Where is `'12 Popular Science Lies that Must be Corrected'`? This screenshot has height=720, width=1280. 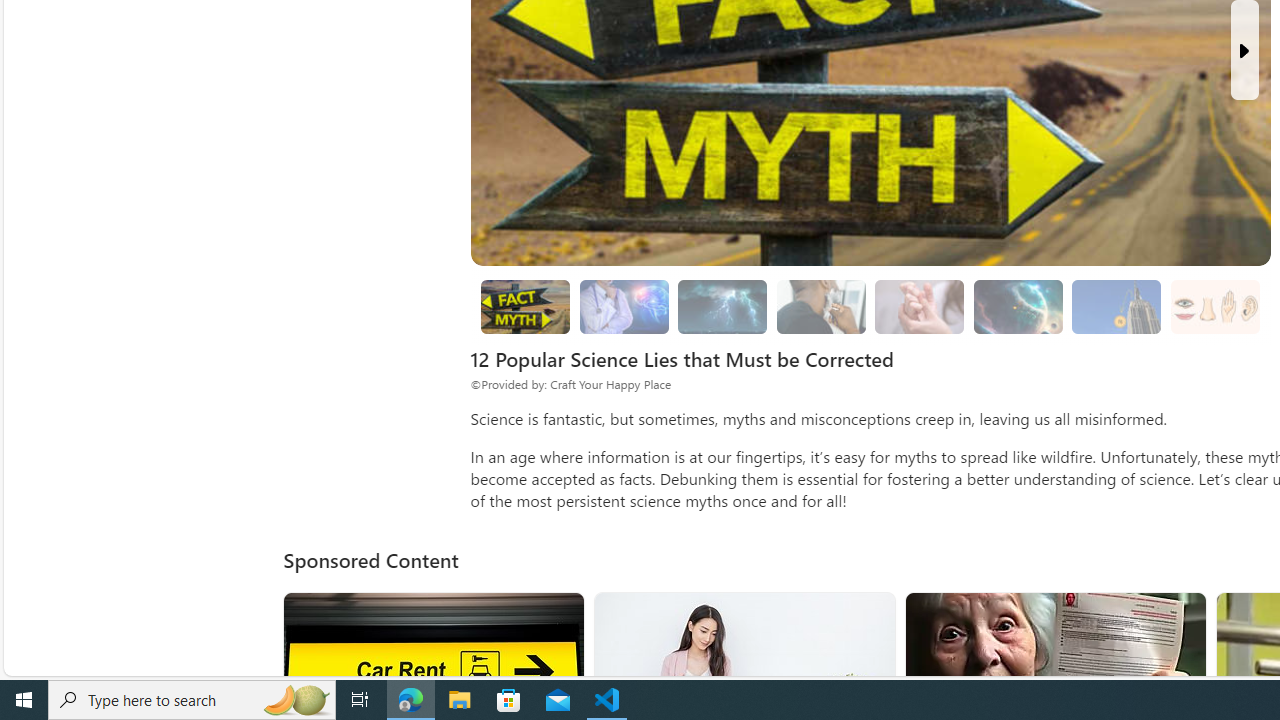
'12 Popular Science Lies that Must be Corrected' is located at coordinates (525, 307).